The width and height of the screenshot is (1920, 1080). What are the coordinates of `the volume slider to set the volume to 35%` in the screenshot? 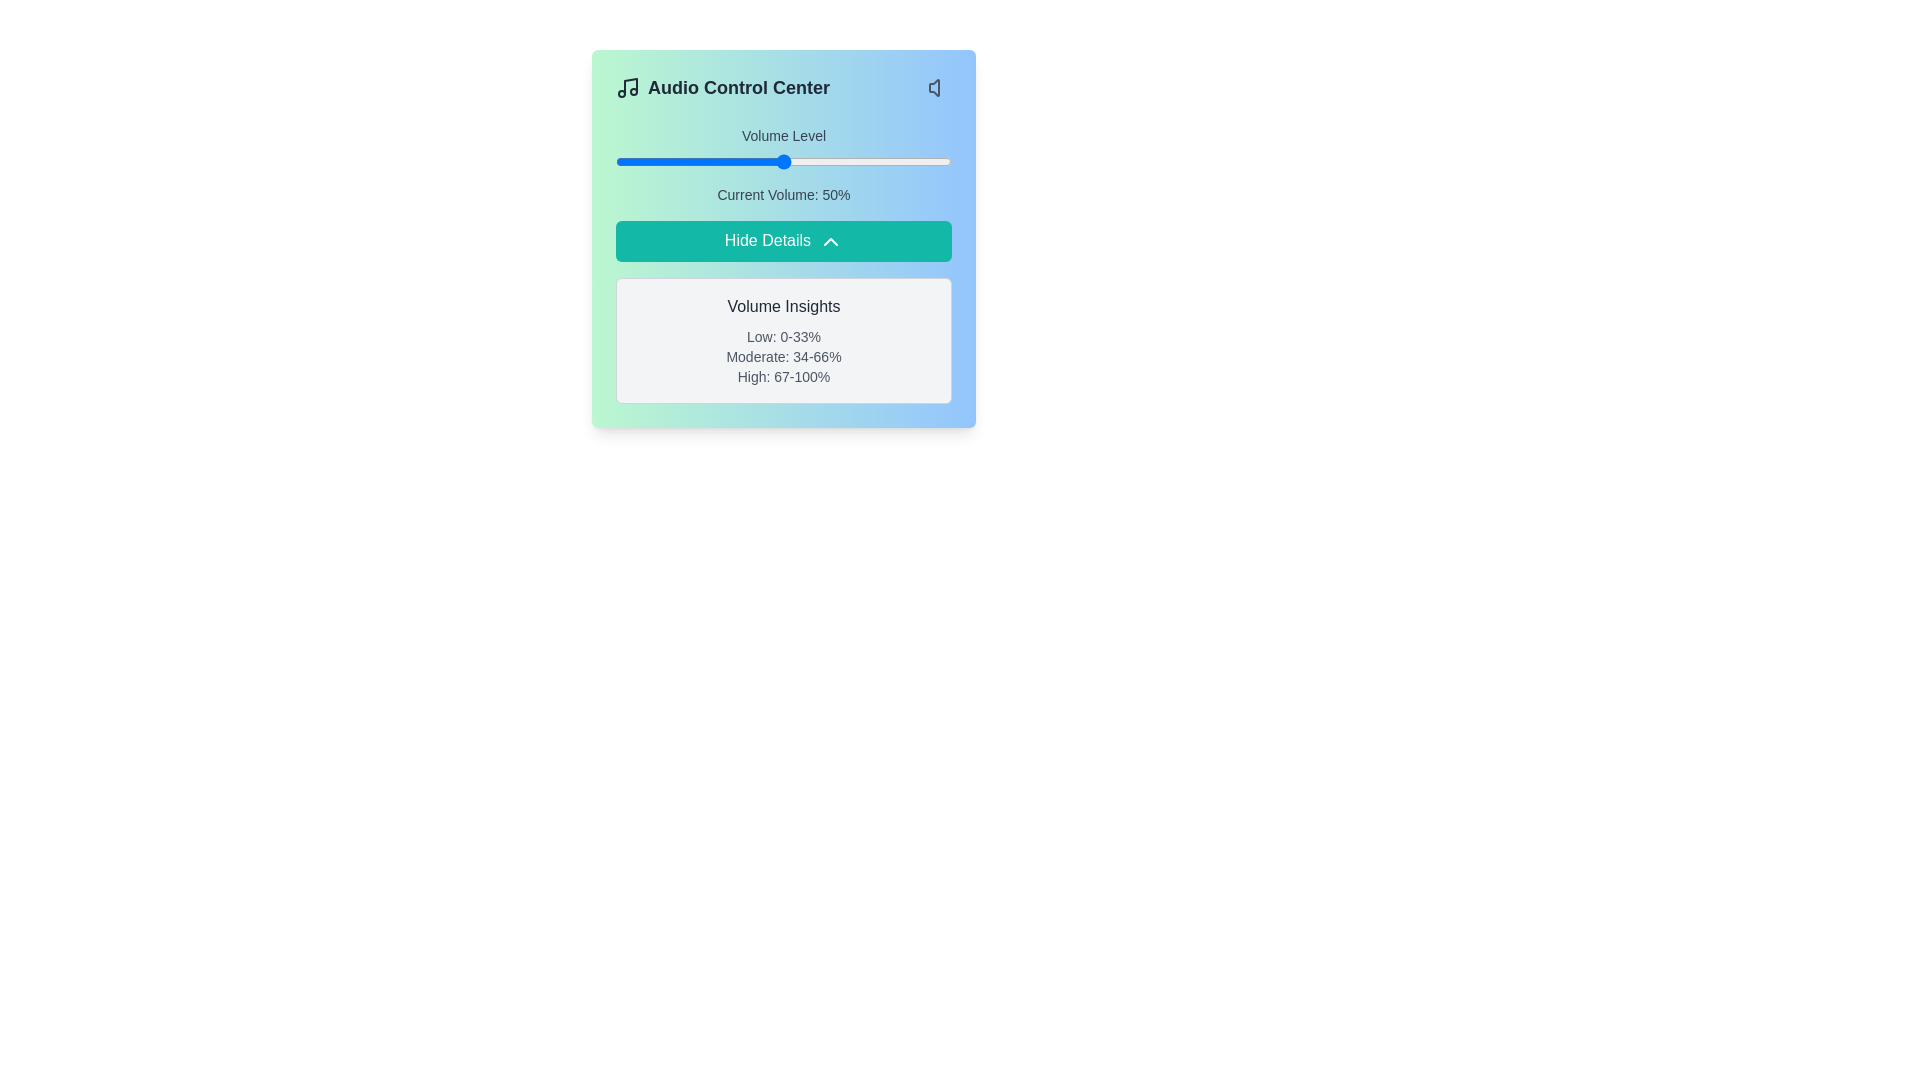 It's located at (732, 161).